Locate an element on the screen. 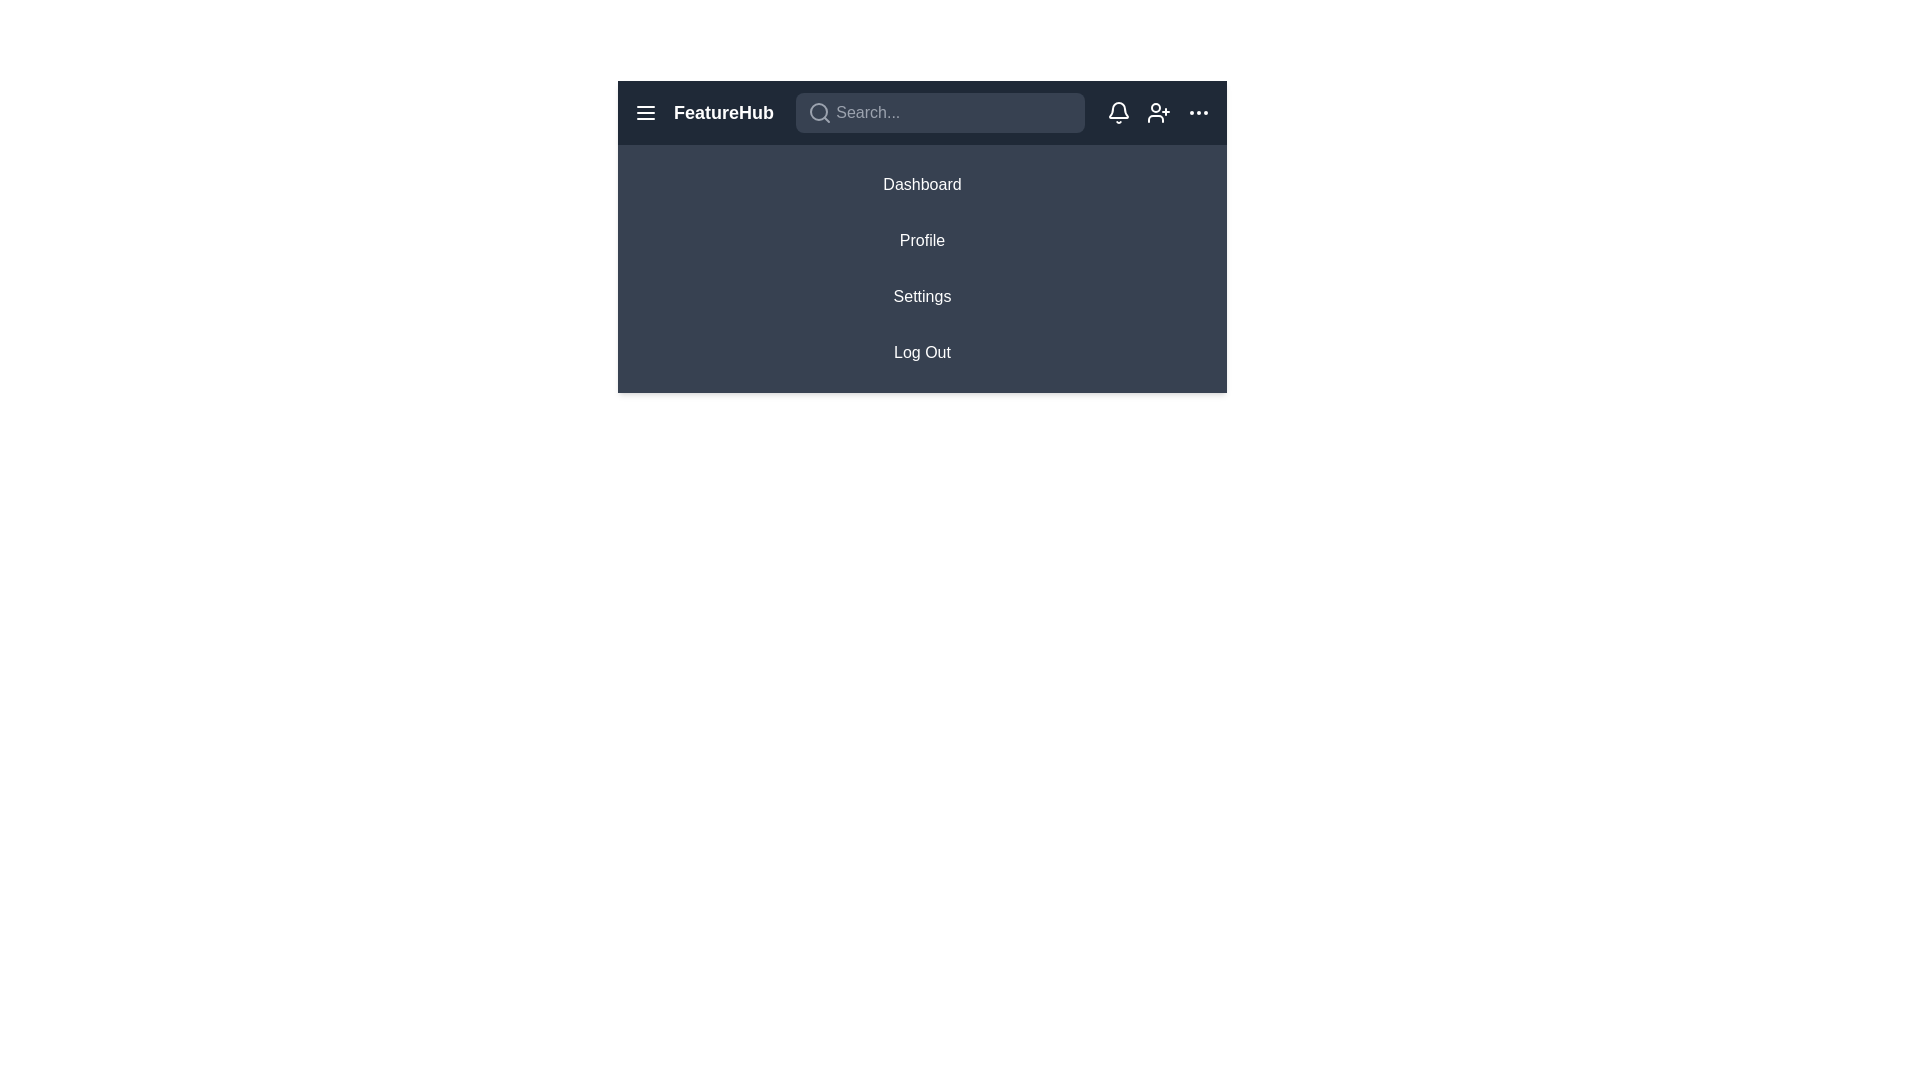  the 'Log Out' button, which is a rectangular button with white text on a dark background and rounded edges, located beneath the 'Settings' button in a vertical list is located at coordinates (921, 352).